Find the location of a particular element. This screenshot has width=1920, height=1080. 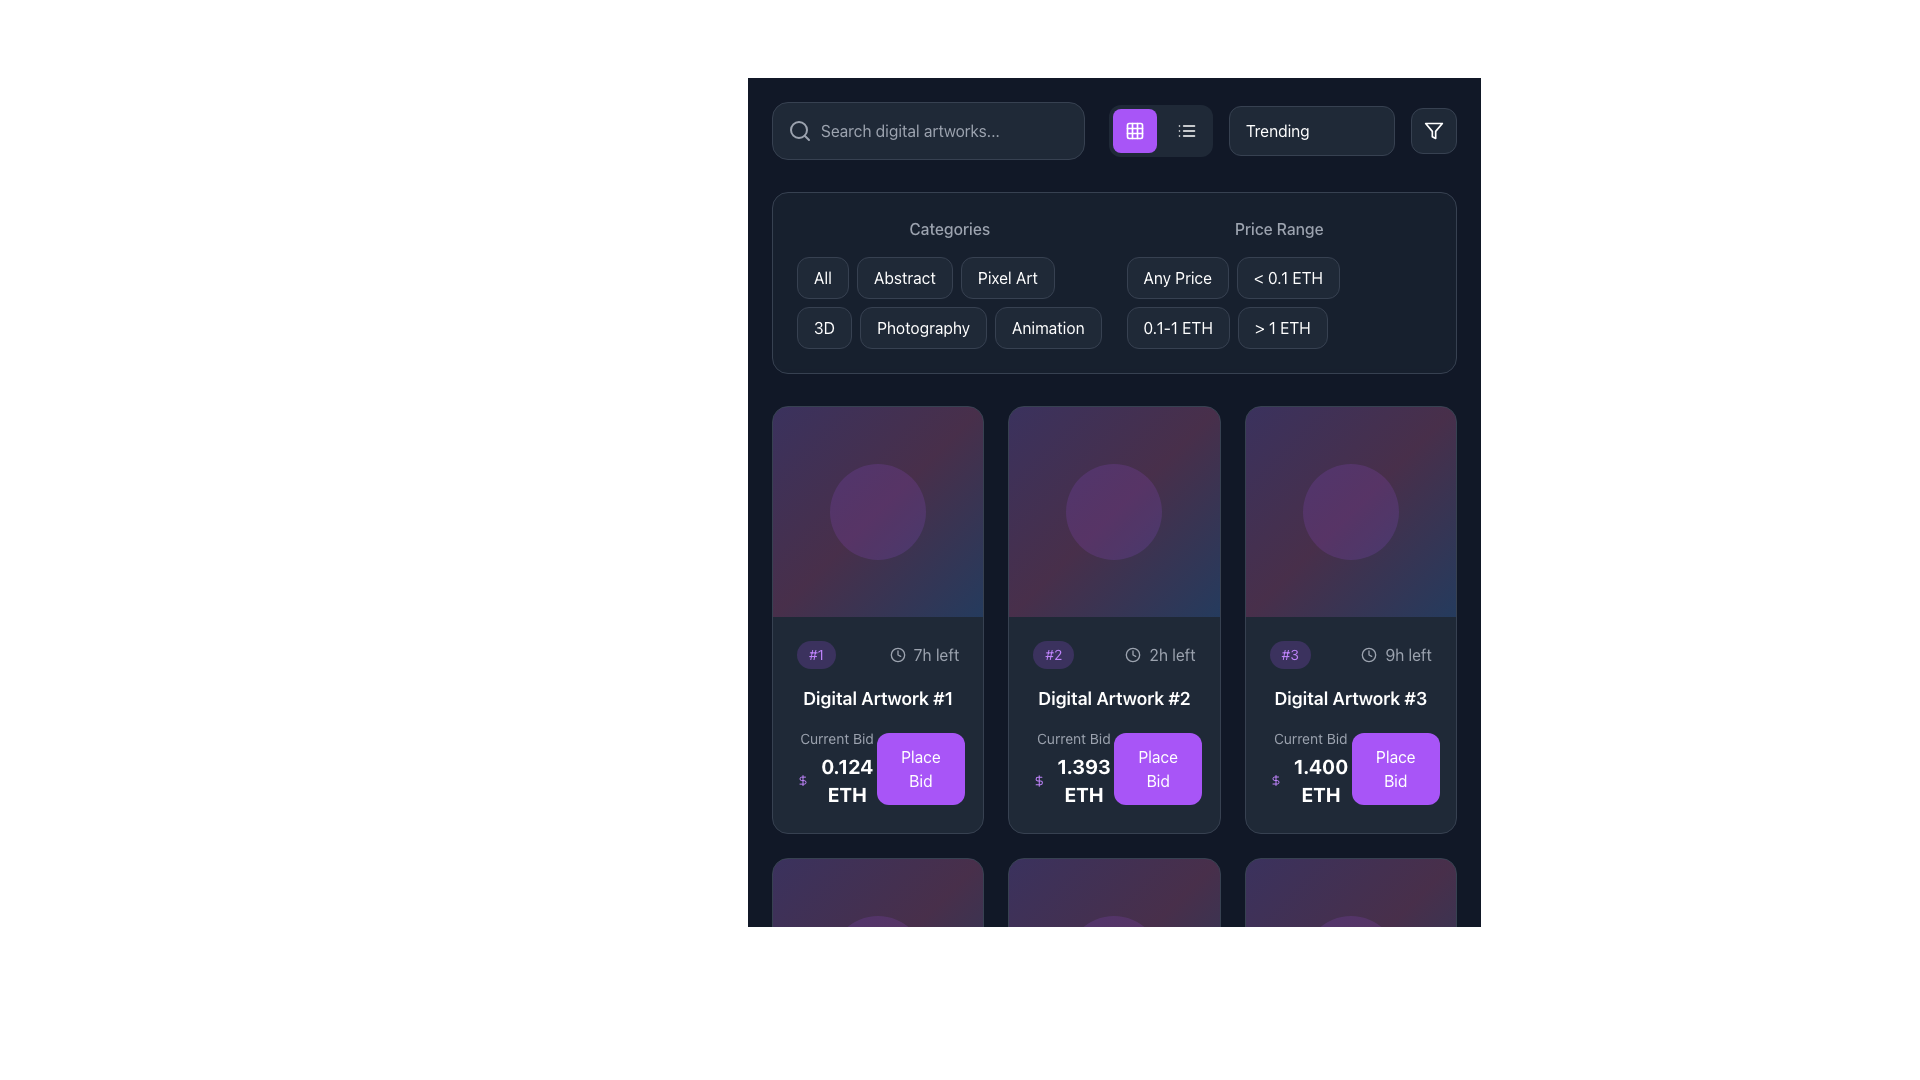

the 'Any Price' button, which is a rounded rectangular button with a dark gray background and white text, located in the top-right section of the interface within the 'Price Range' group is located at coordinates (1177, 277).